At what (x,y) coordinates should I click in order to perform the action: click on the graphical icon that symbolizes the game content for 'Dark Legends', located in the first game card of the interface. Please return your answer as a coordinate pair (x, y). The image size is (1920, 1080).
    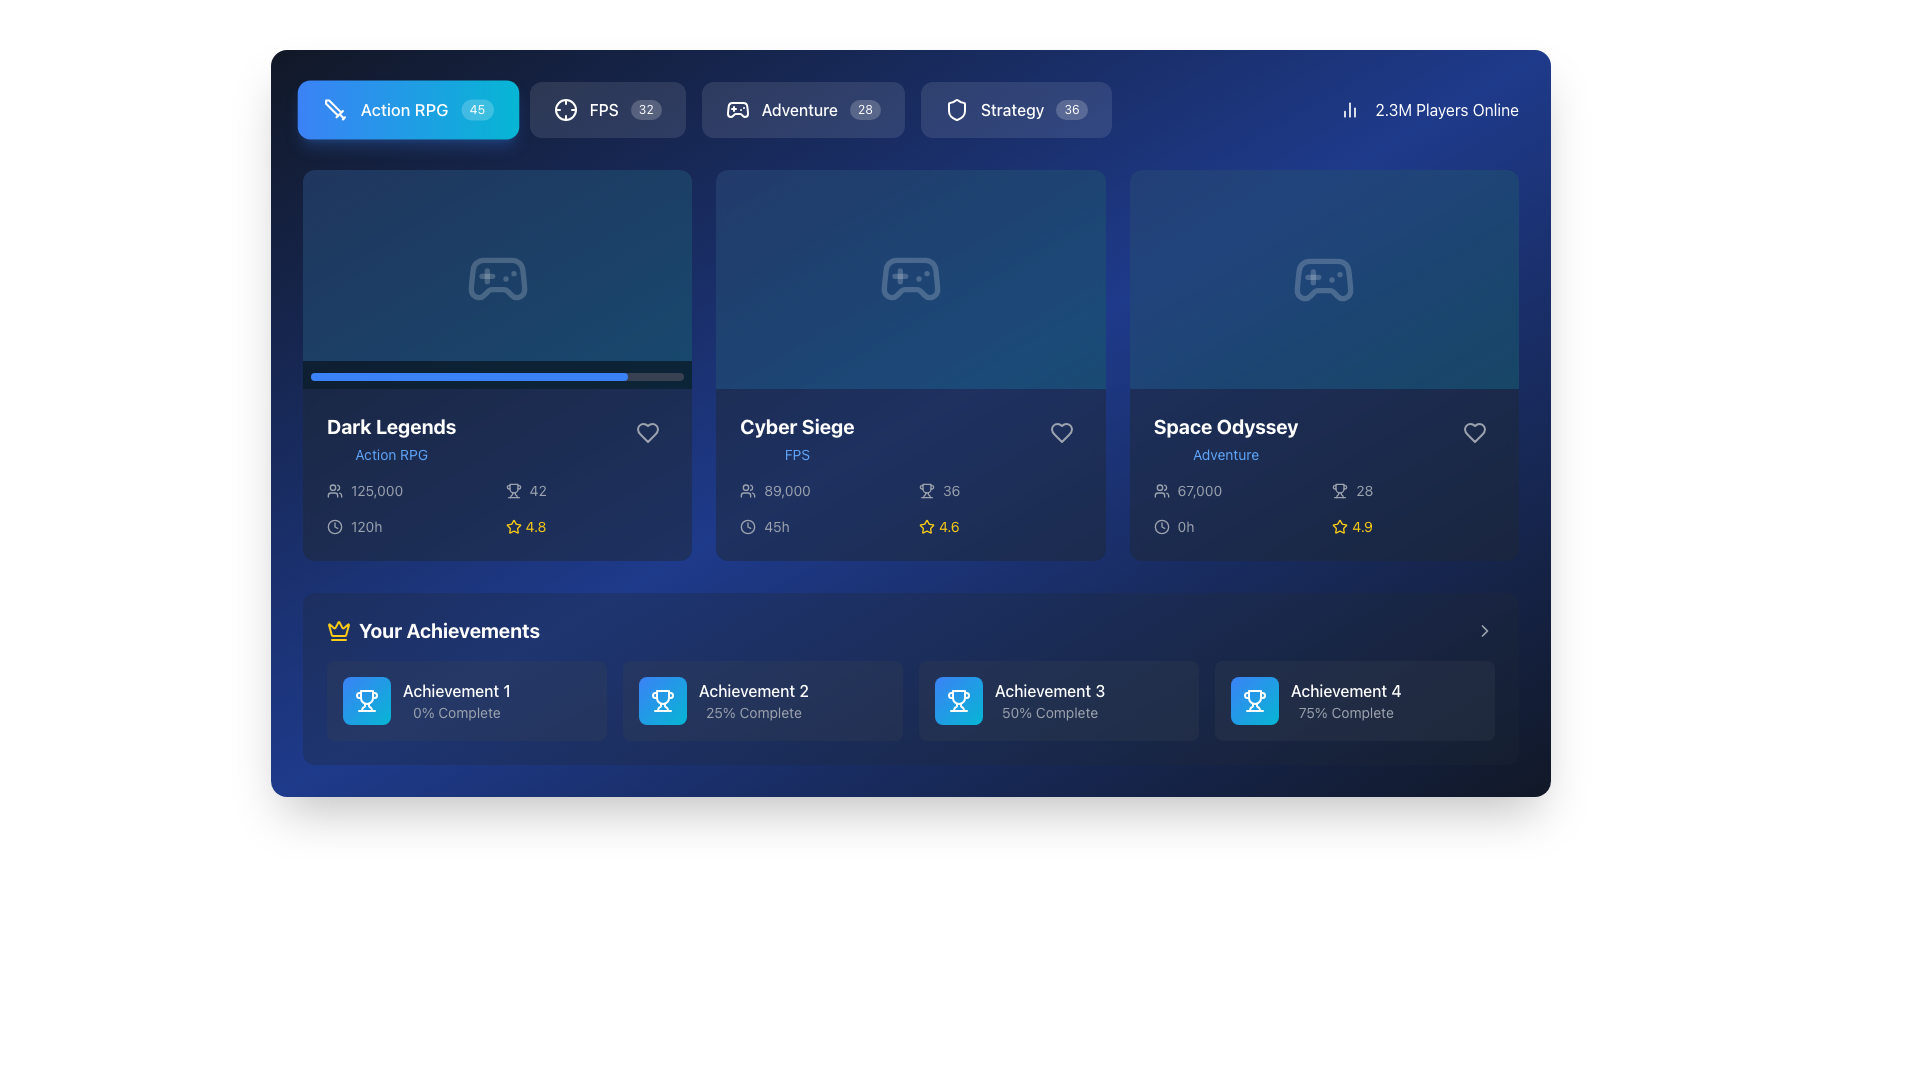
    Looking at the image, I should click on (497, 279).